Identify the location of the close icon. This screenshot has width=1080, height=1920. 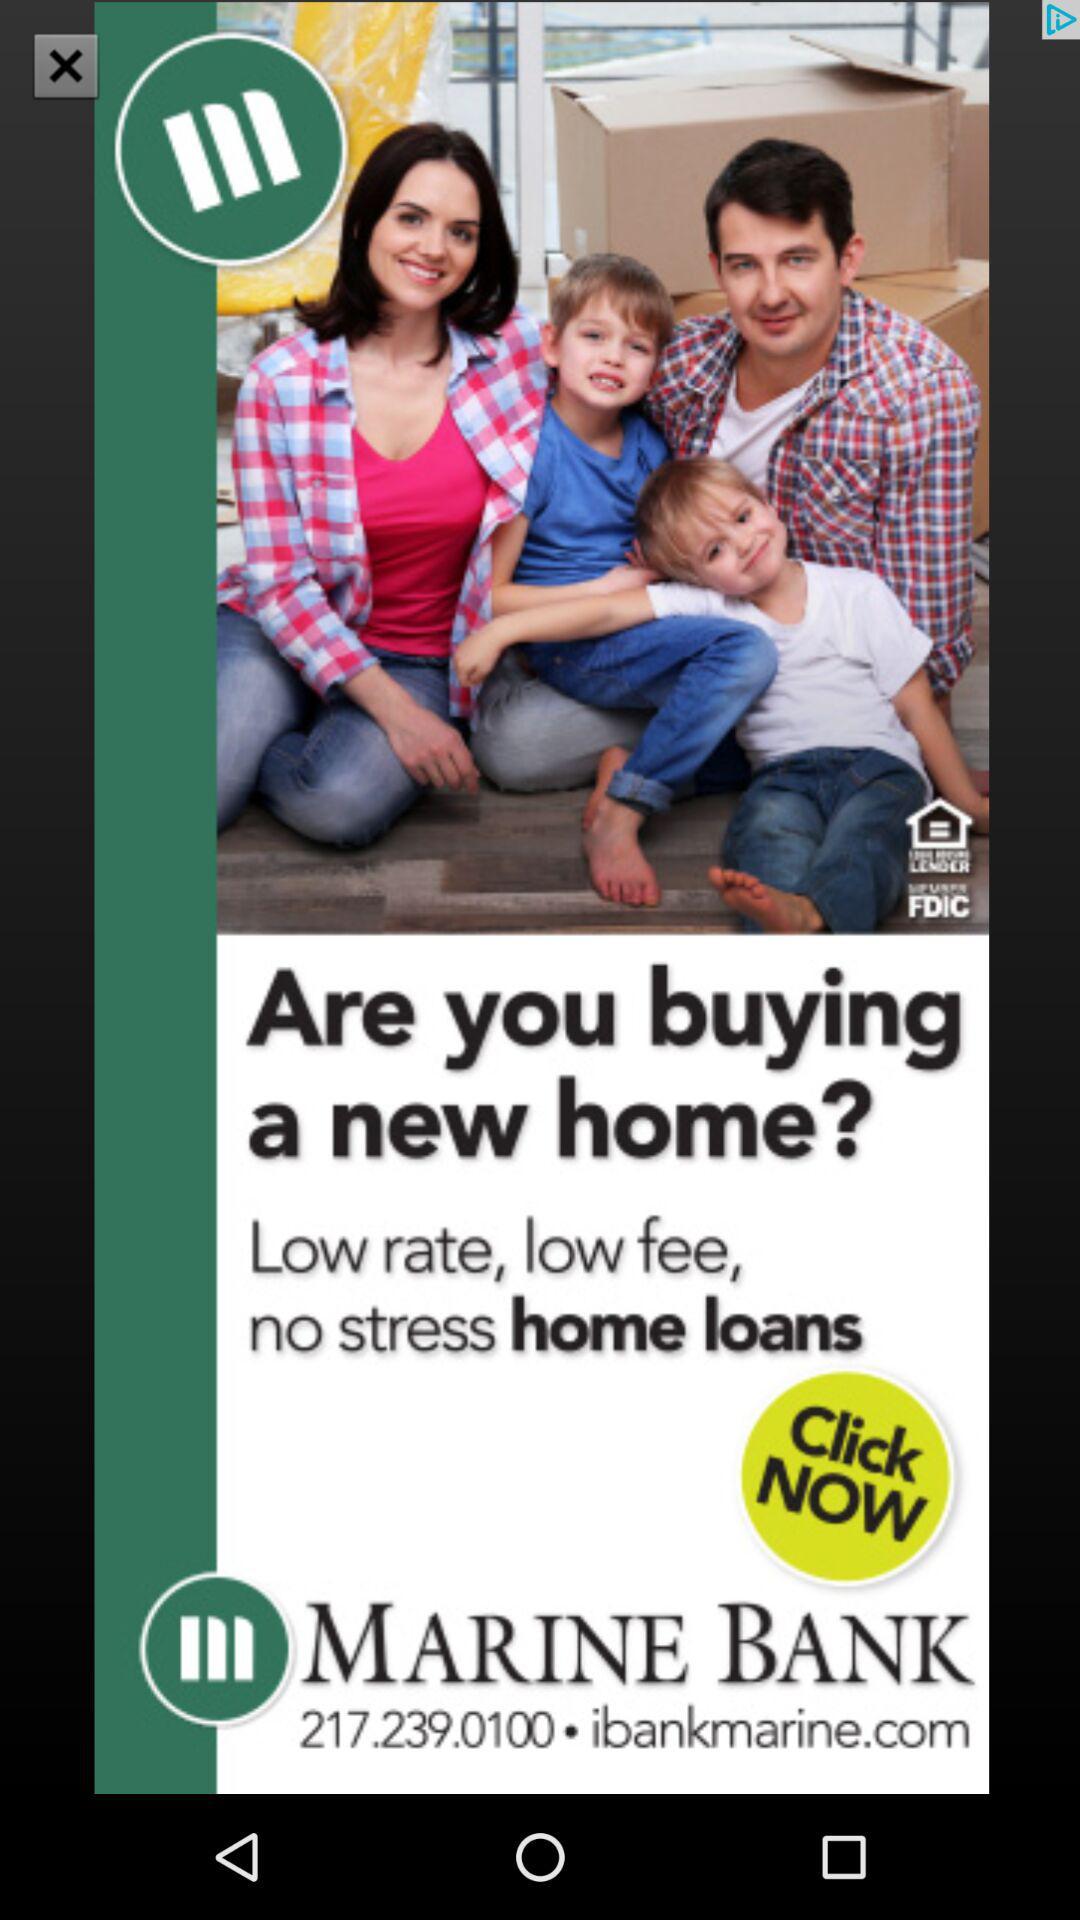
(64, 65).